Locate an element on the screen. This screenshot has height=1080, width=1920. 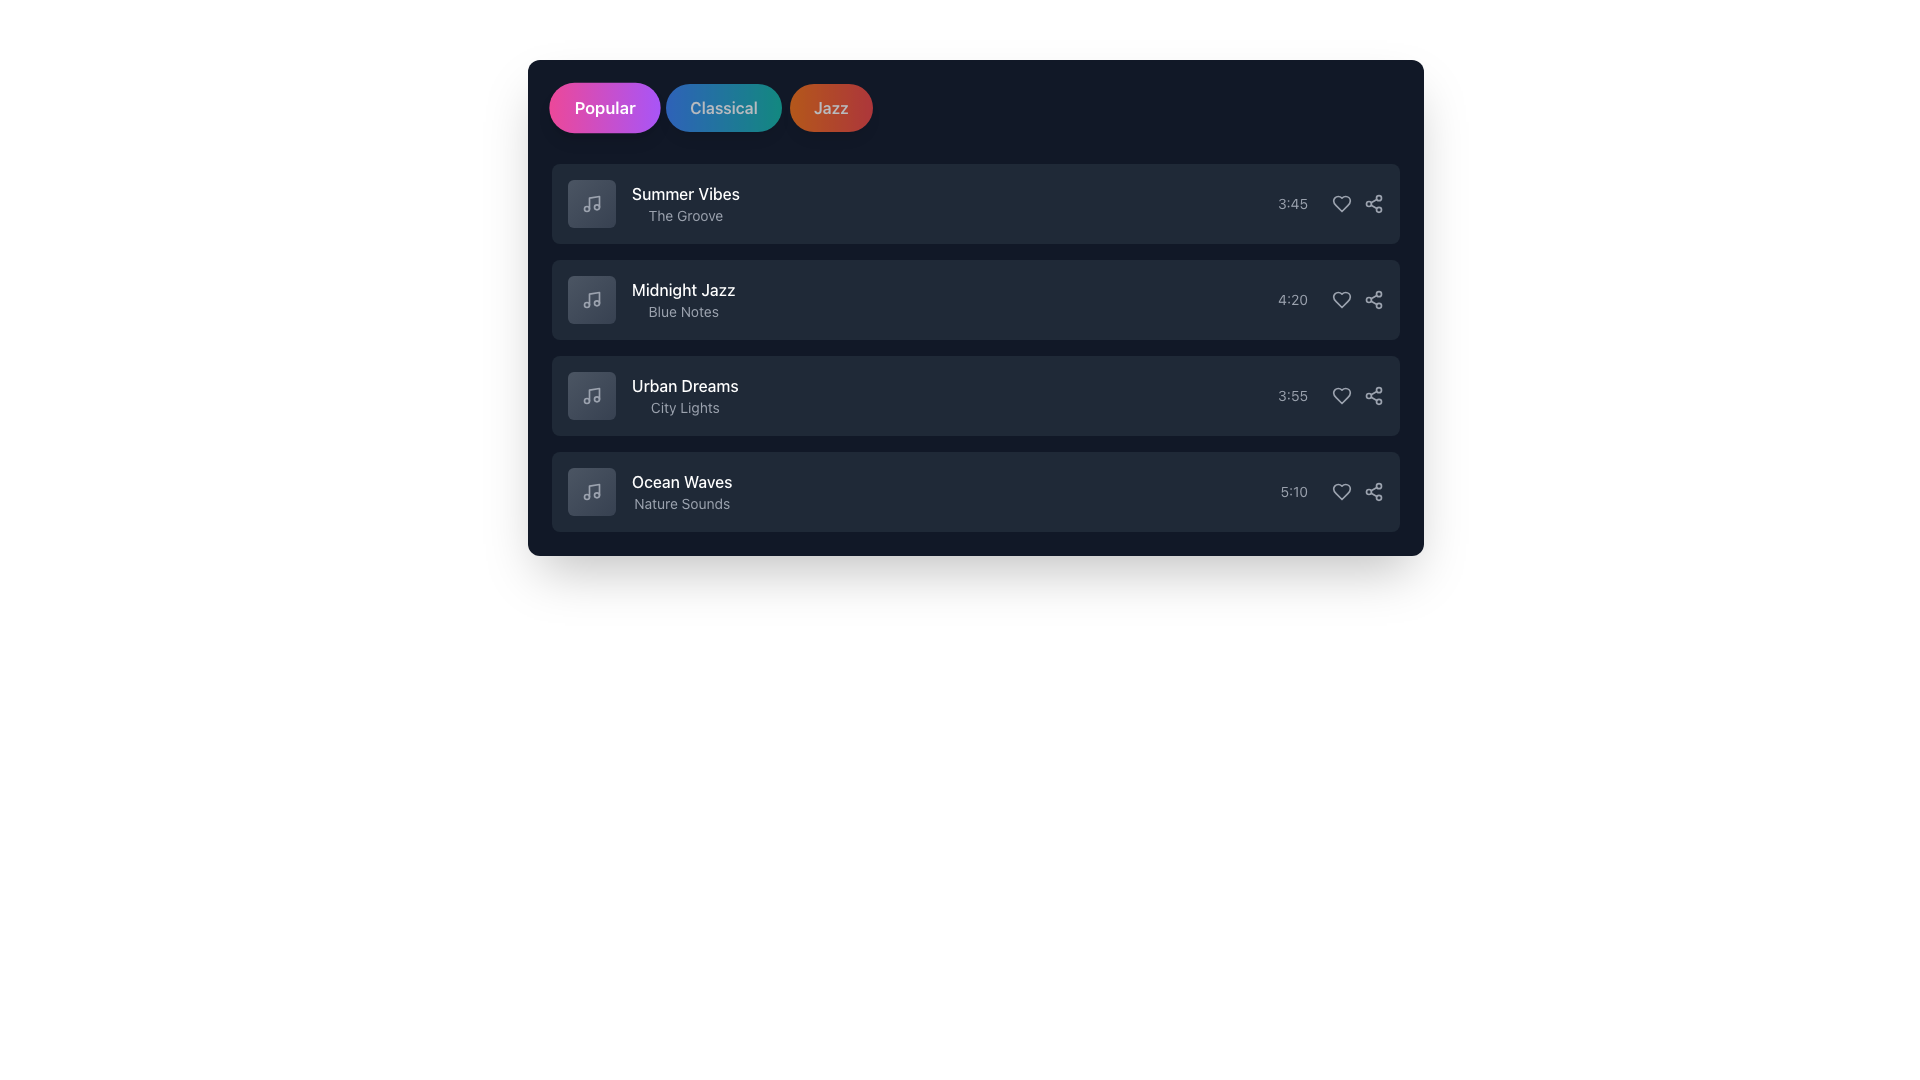
the Icon button with a music note icon, located at the top-left corner of the list item labeled 'Summer Vibes' and 'The Groove' is located at coordinates (590, 204).